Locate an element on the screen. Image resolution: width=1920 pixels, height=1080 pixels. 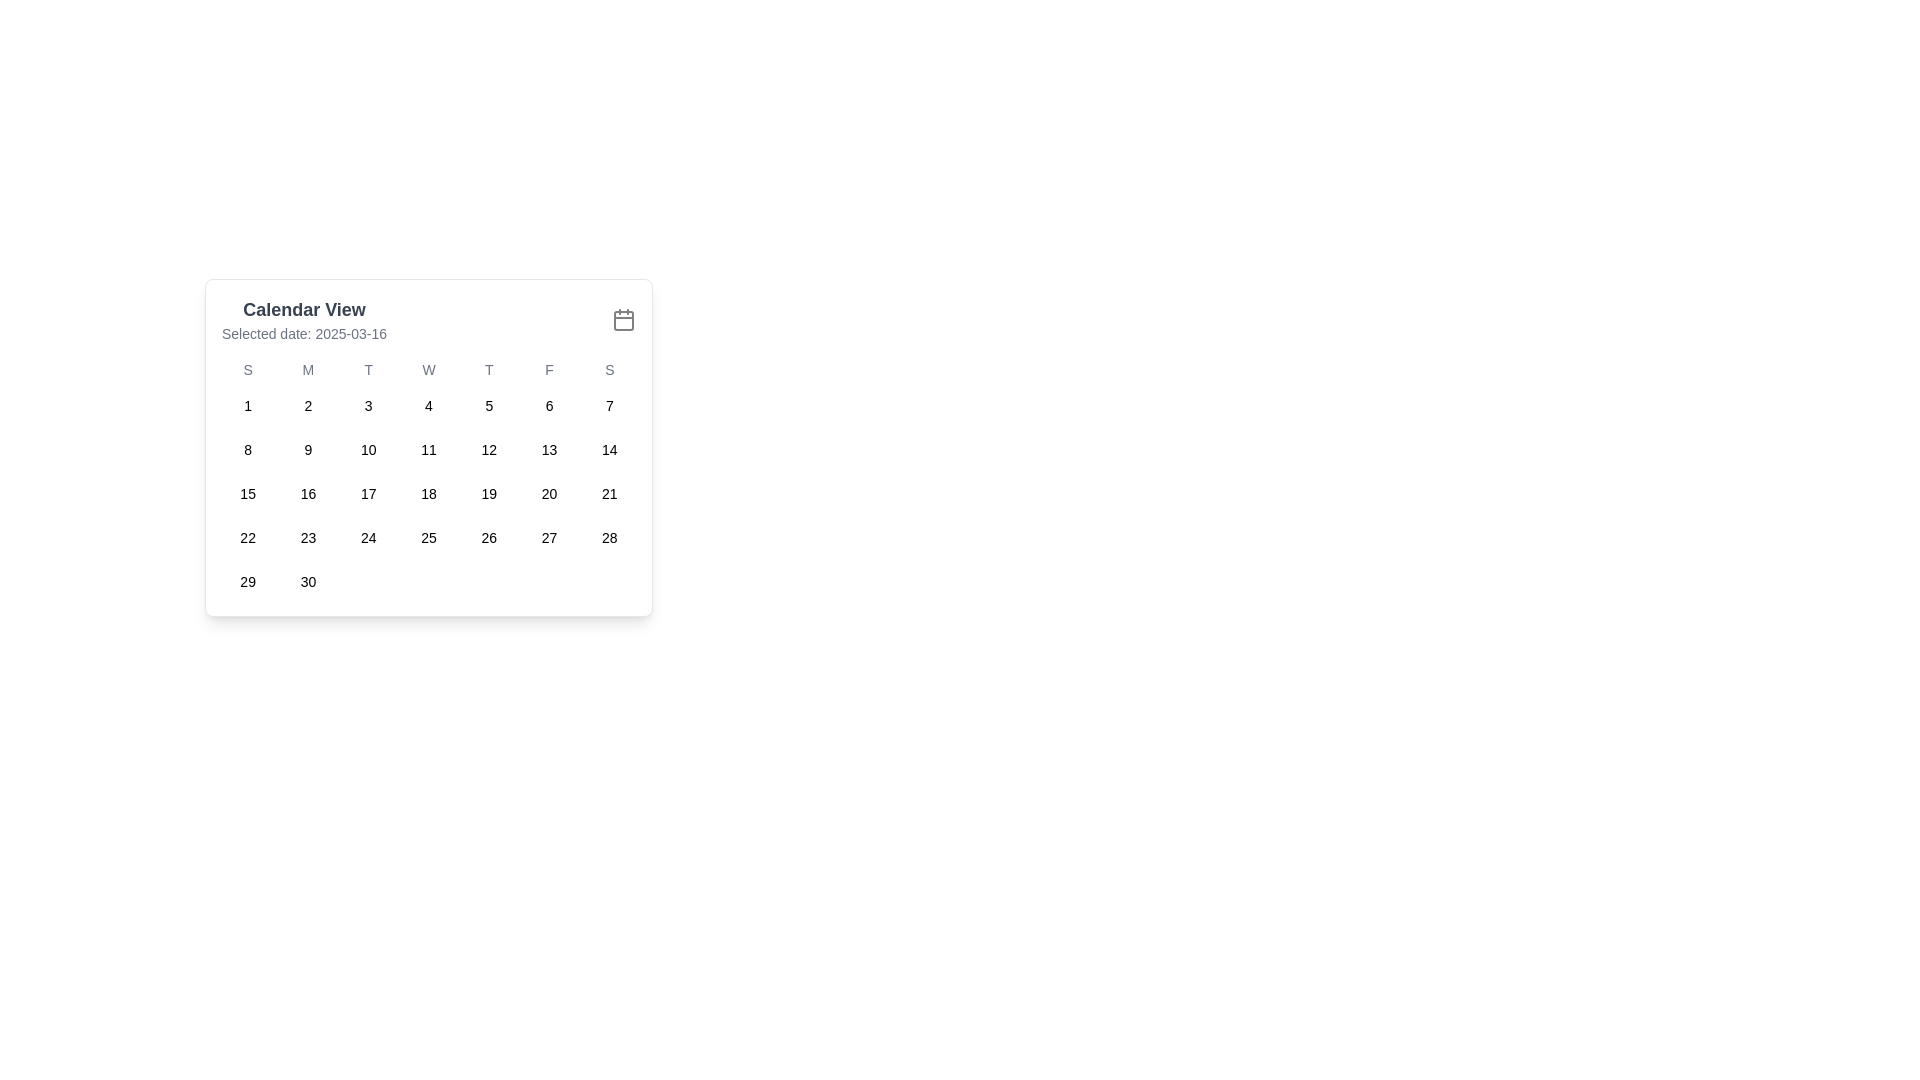
the Calendar Day Button representing the 17th day of the month is located at coordinates (368, 493).